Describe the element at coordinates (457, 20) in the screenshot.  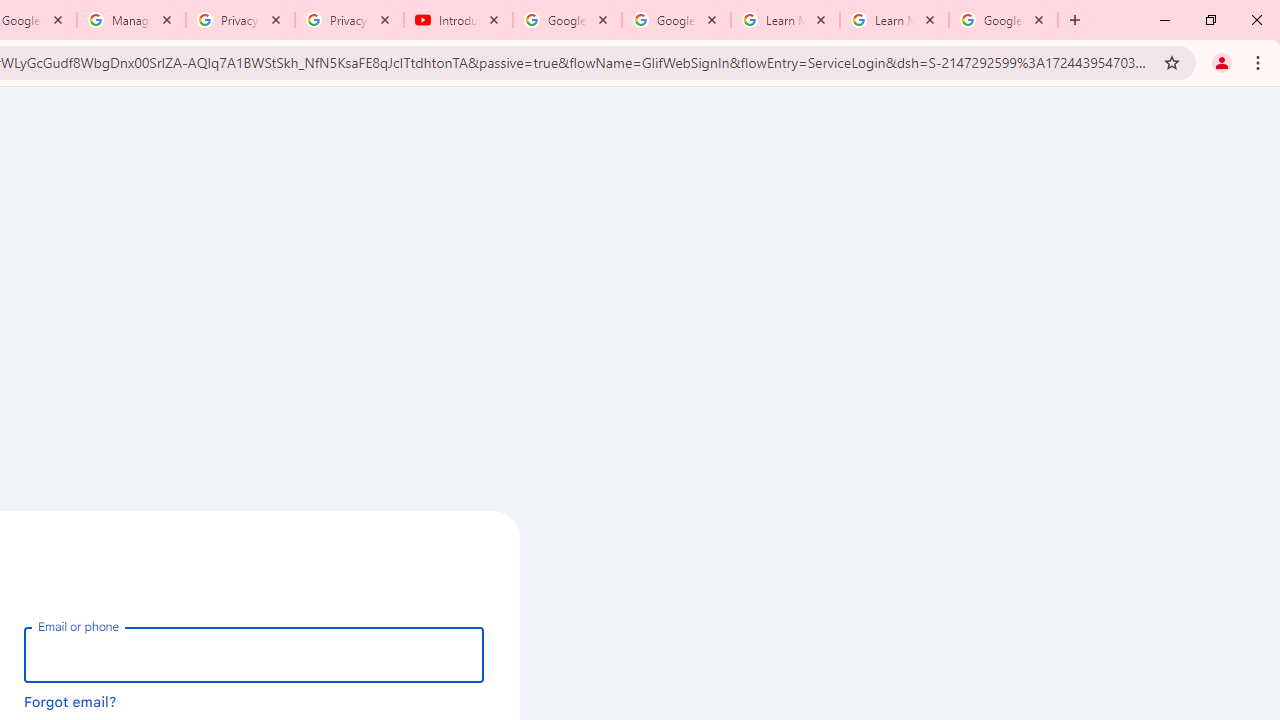
I see `'Introduction | Google Privacy Policy - YouTube'` at that location.